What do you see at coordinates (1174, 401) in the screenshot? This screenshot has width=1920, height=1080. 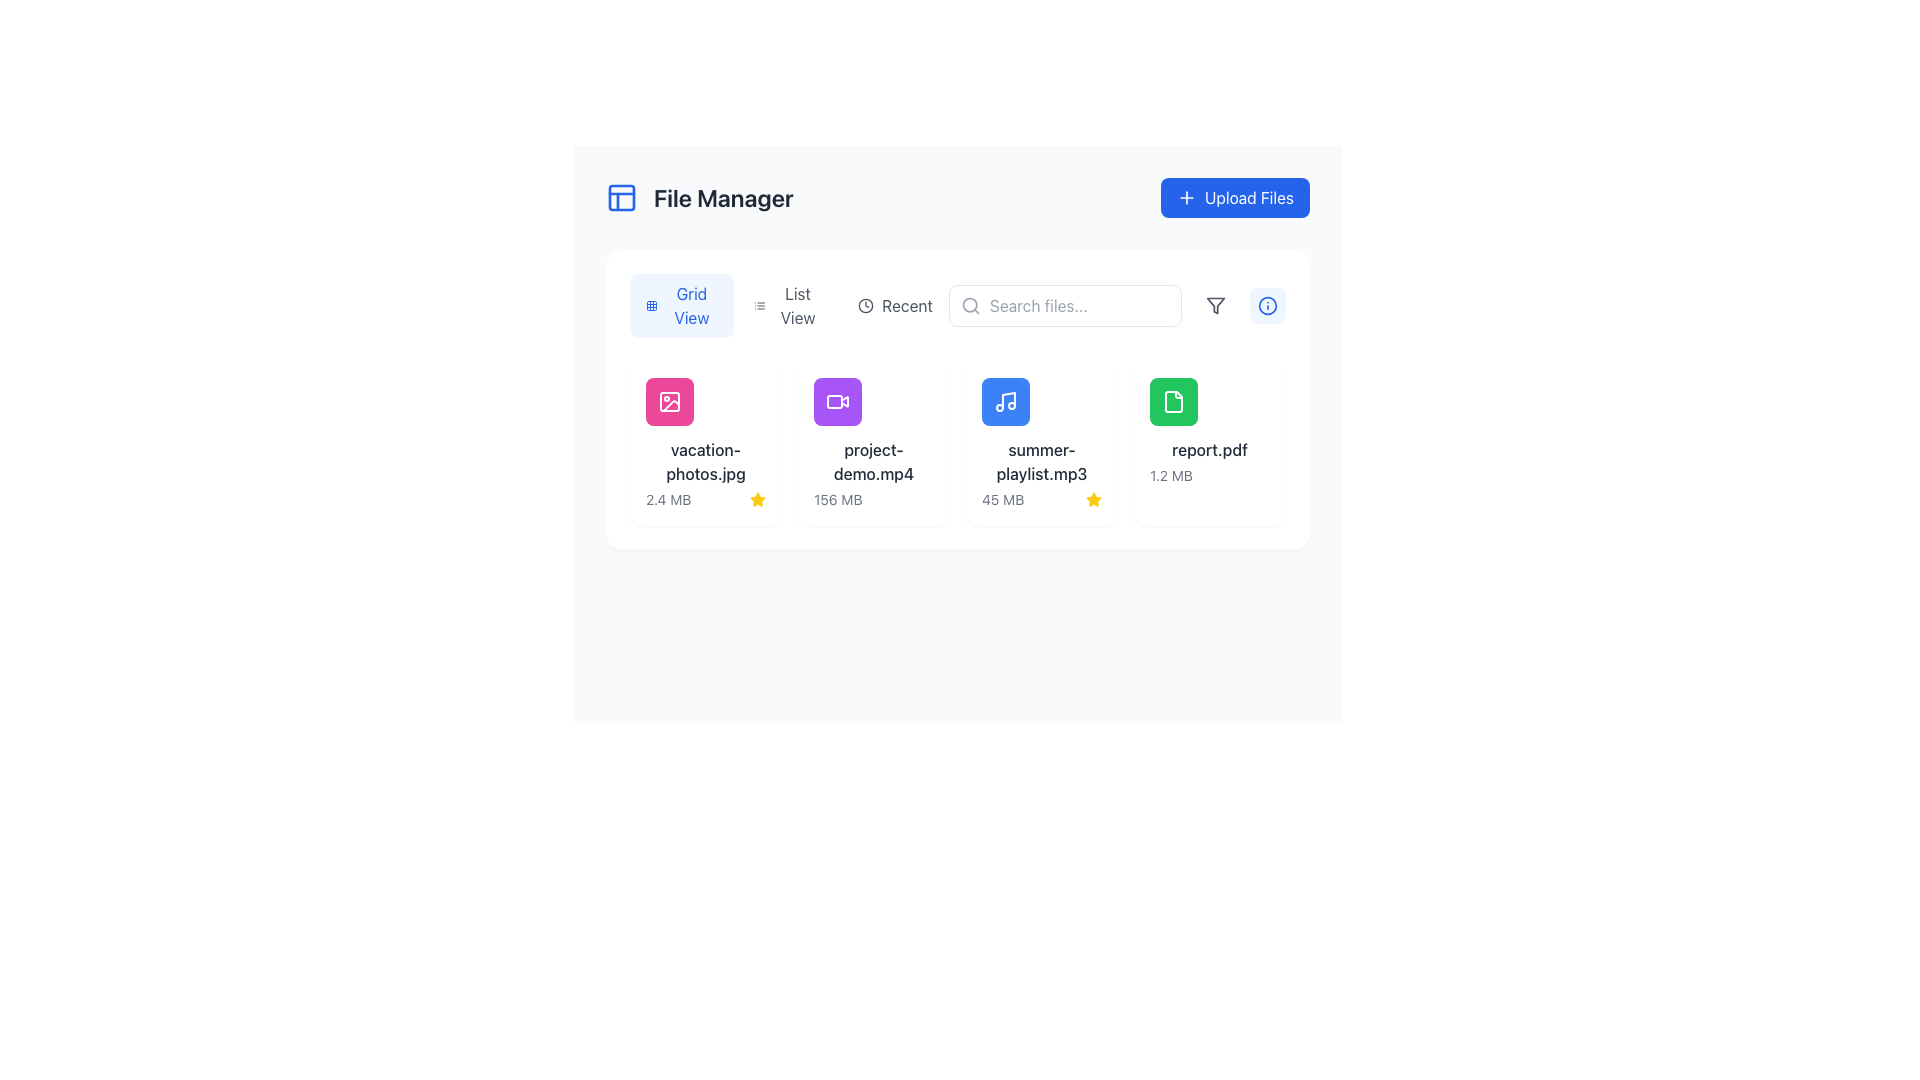 I see `the green square icon button featuring a white file symbol to interact or select the file labeled 'report.pdf - 1.2 MB' located in the bottom right section of the file grid interface` at bounding box center [1174, 401].